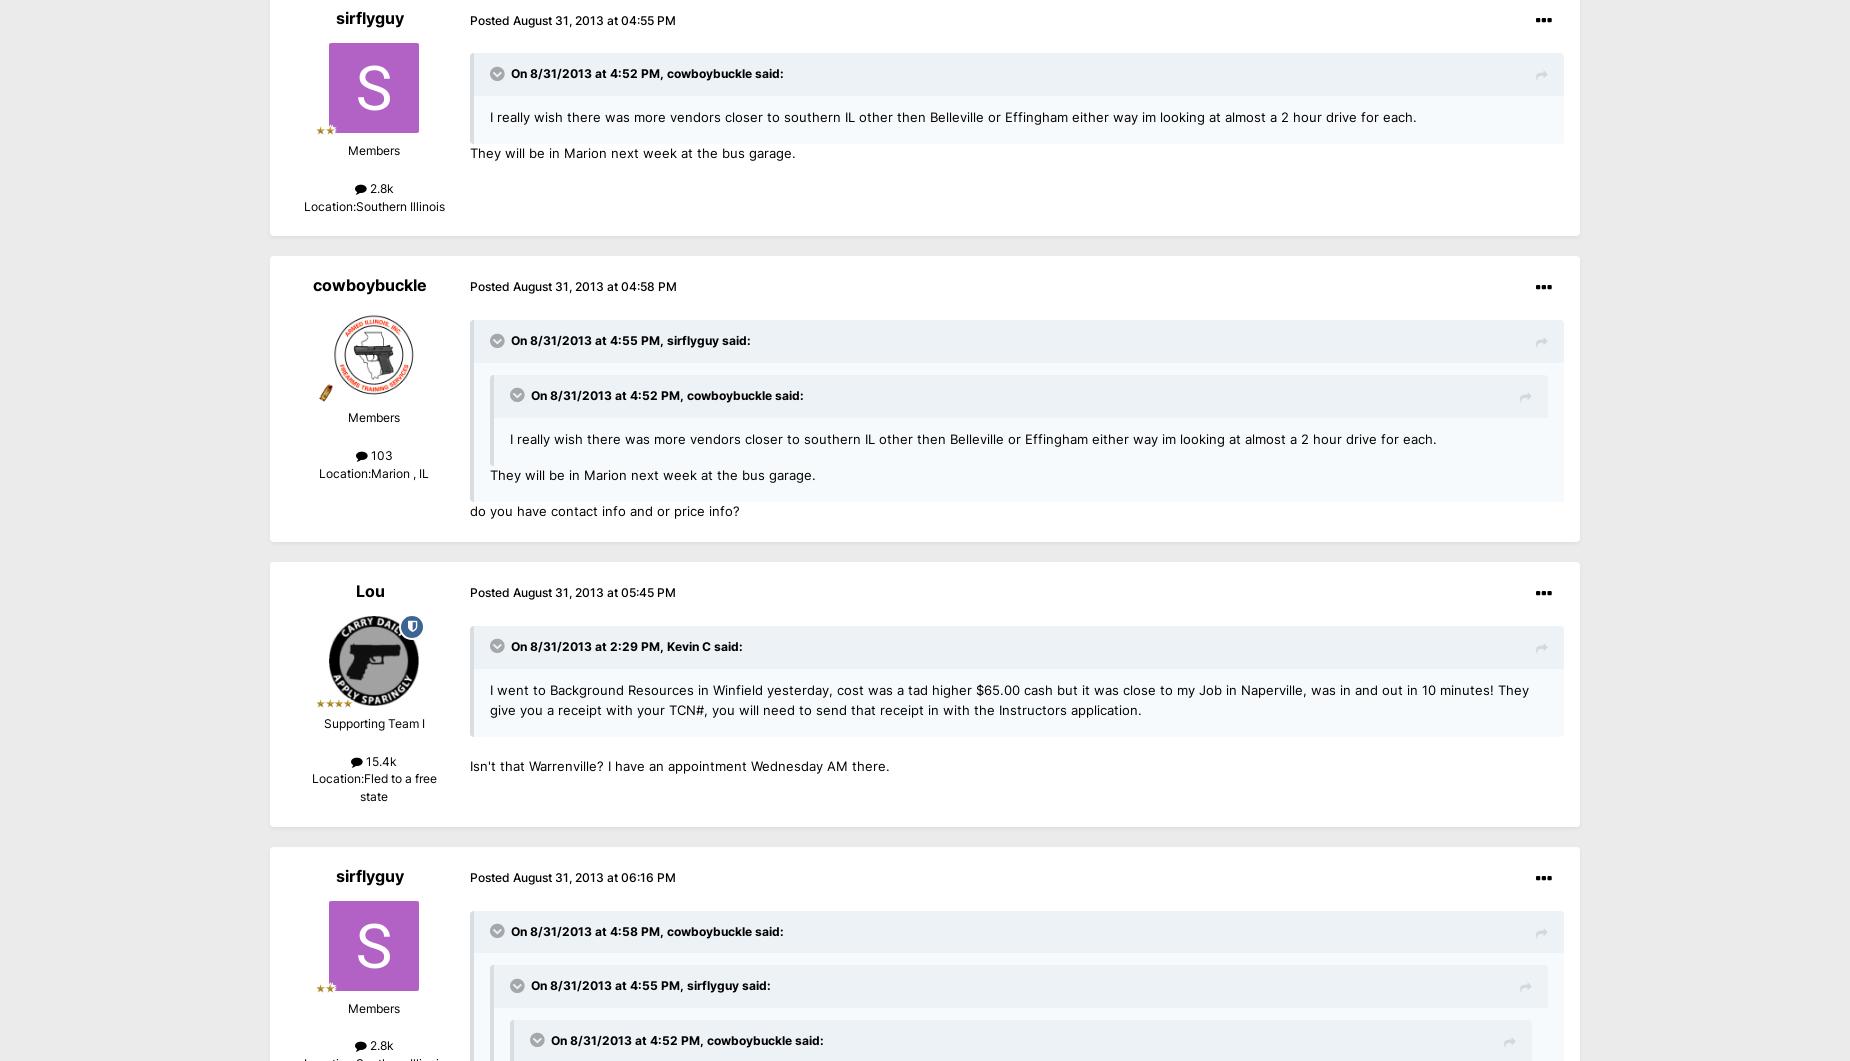 The height and width of the screenshot is (1061, 1850). What do you see at coordinates (398, 472) in the screenshot?
I see `'Marion , IL'` at bounding box center [398, 472].